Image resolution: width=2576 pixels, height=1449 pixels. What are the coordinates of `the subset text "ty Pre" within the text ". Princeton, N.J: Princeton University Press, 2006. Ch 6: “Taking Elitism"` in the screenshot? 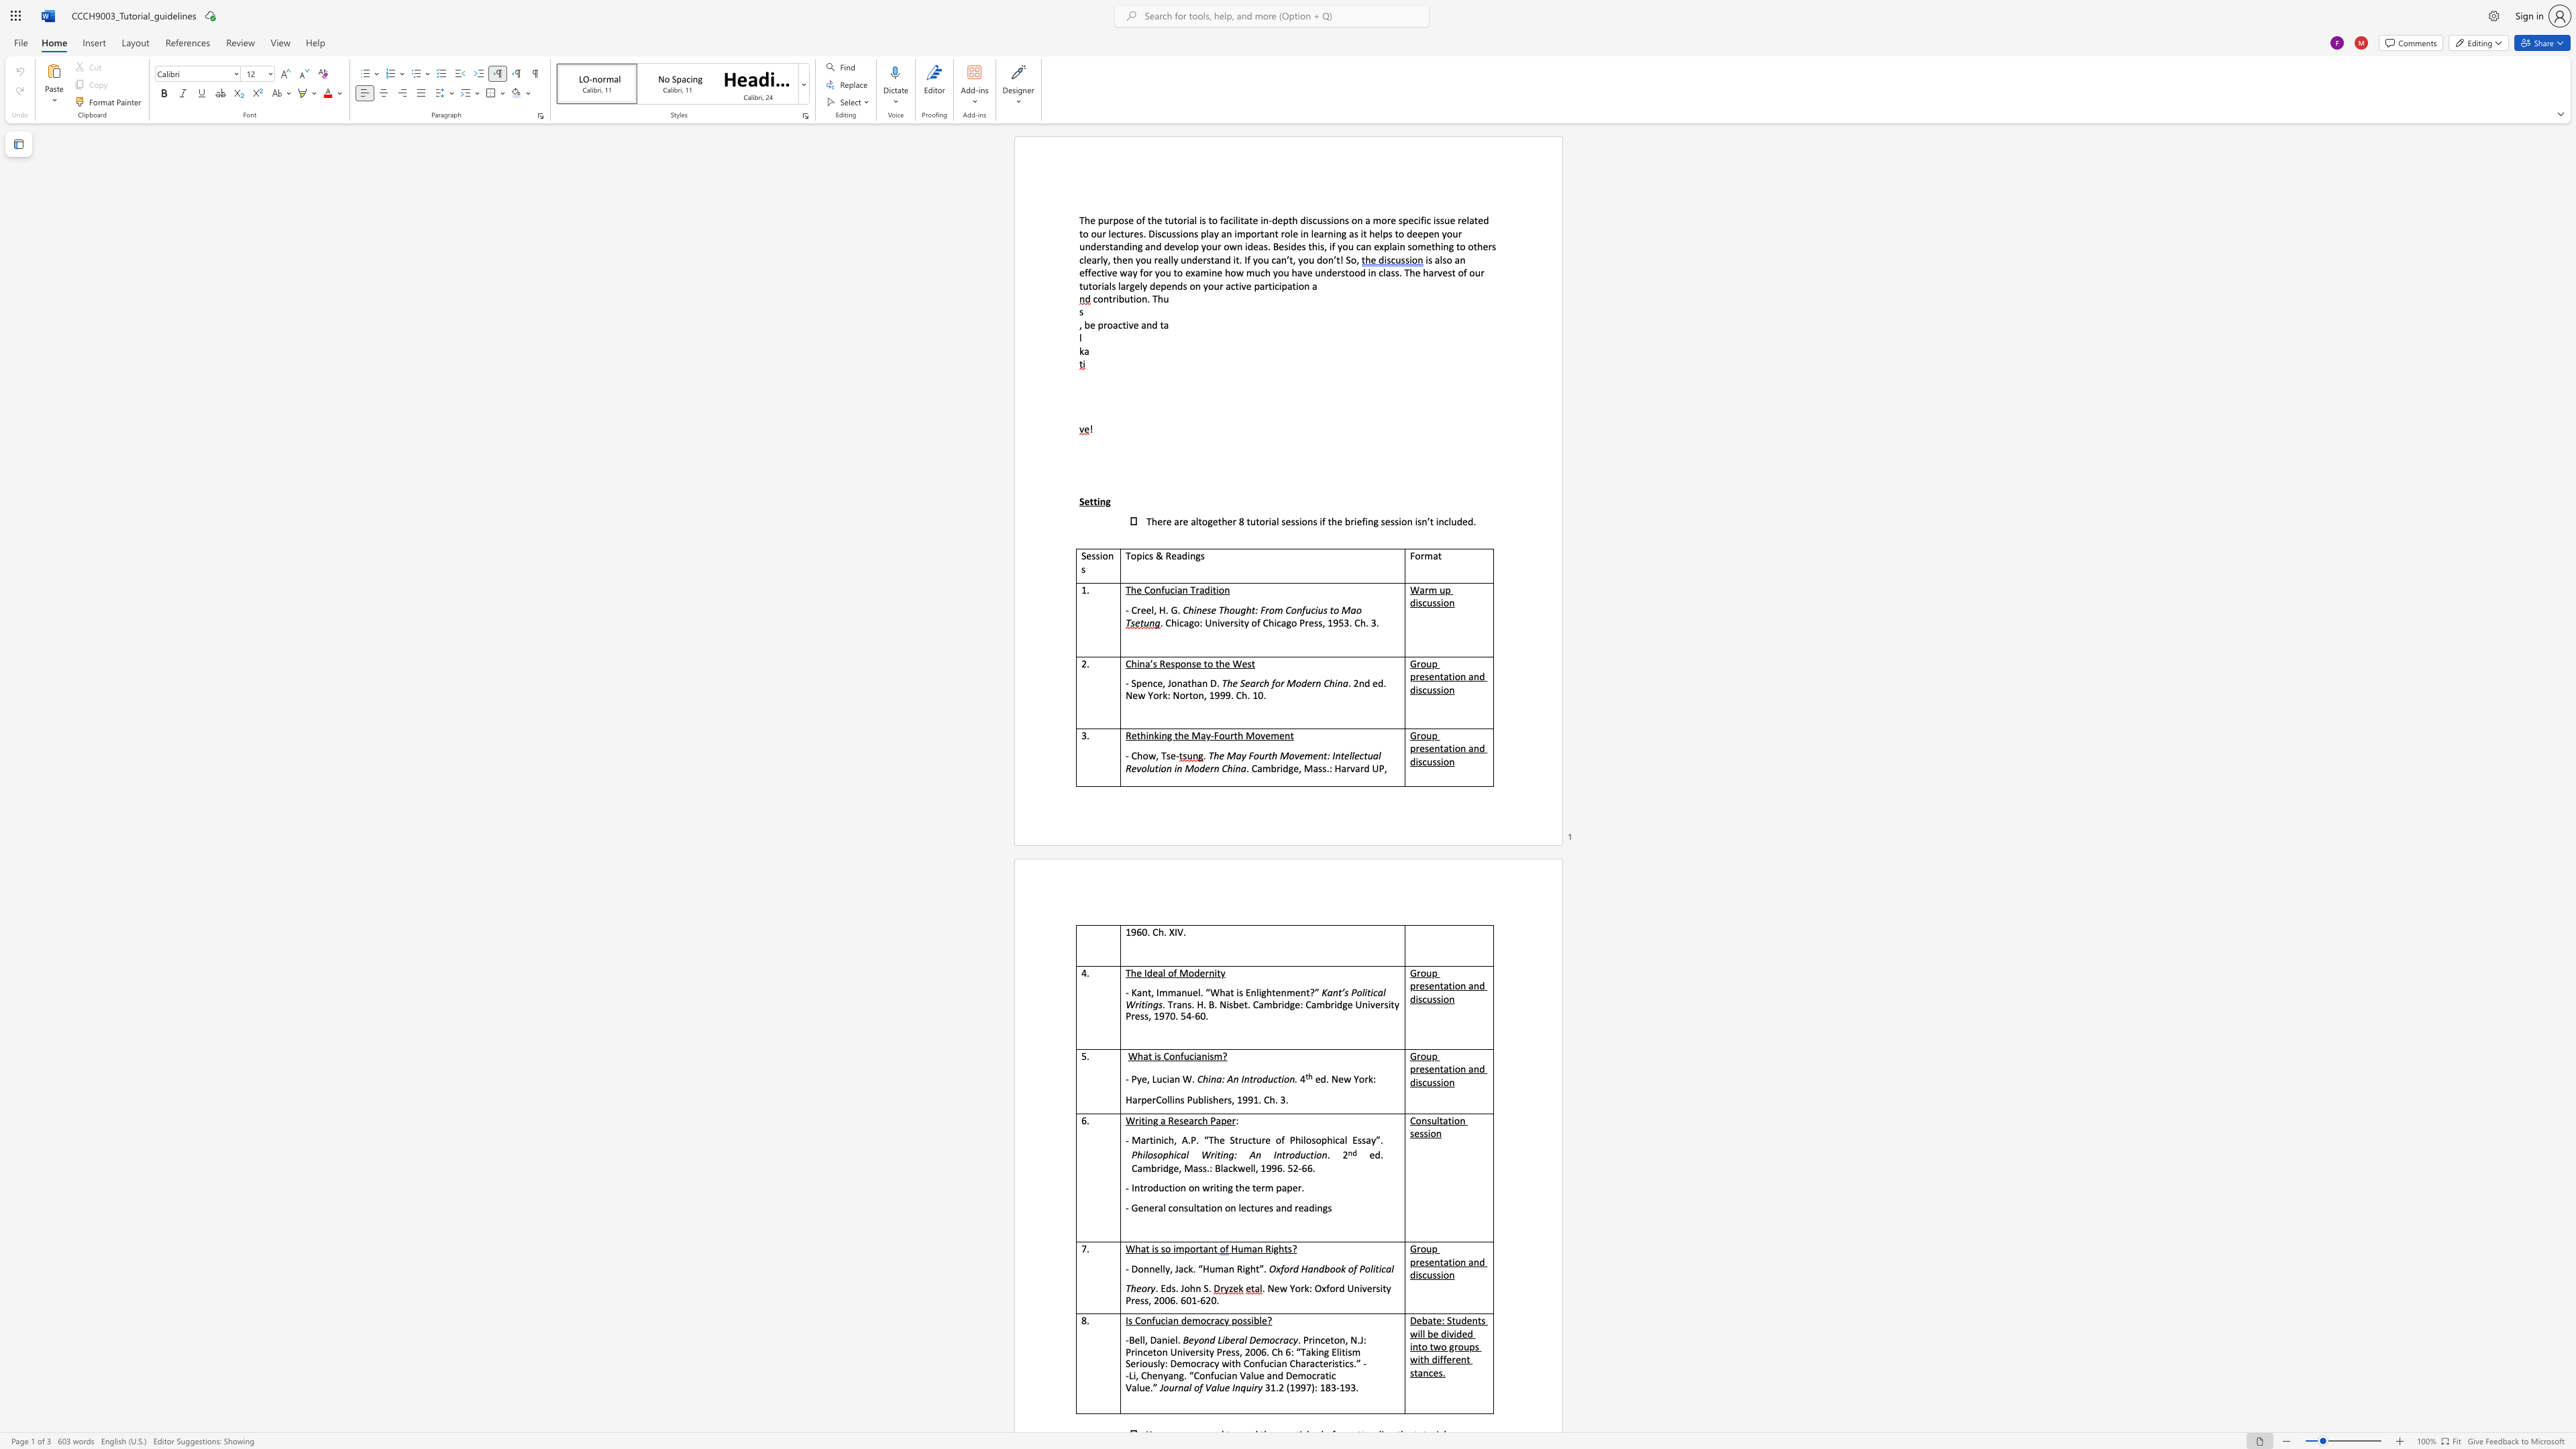 It's located at (1205, 1351).